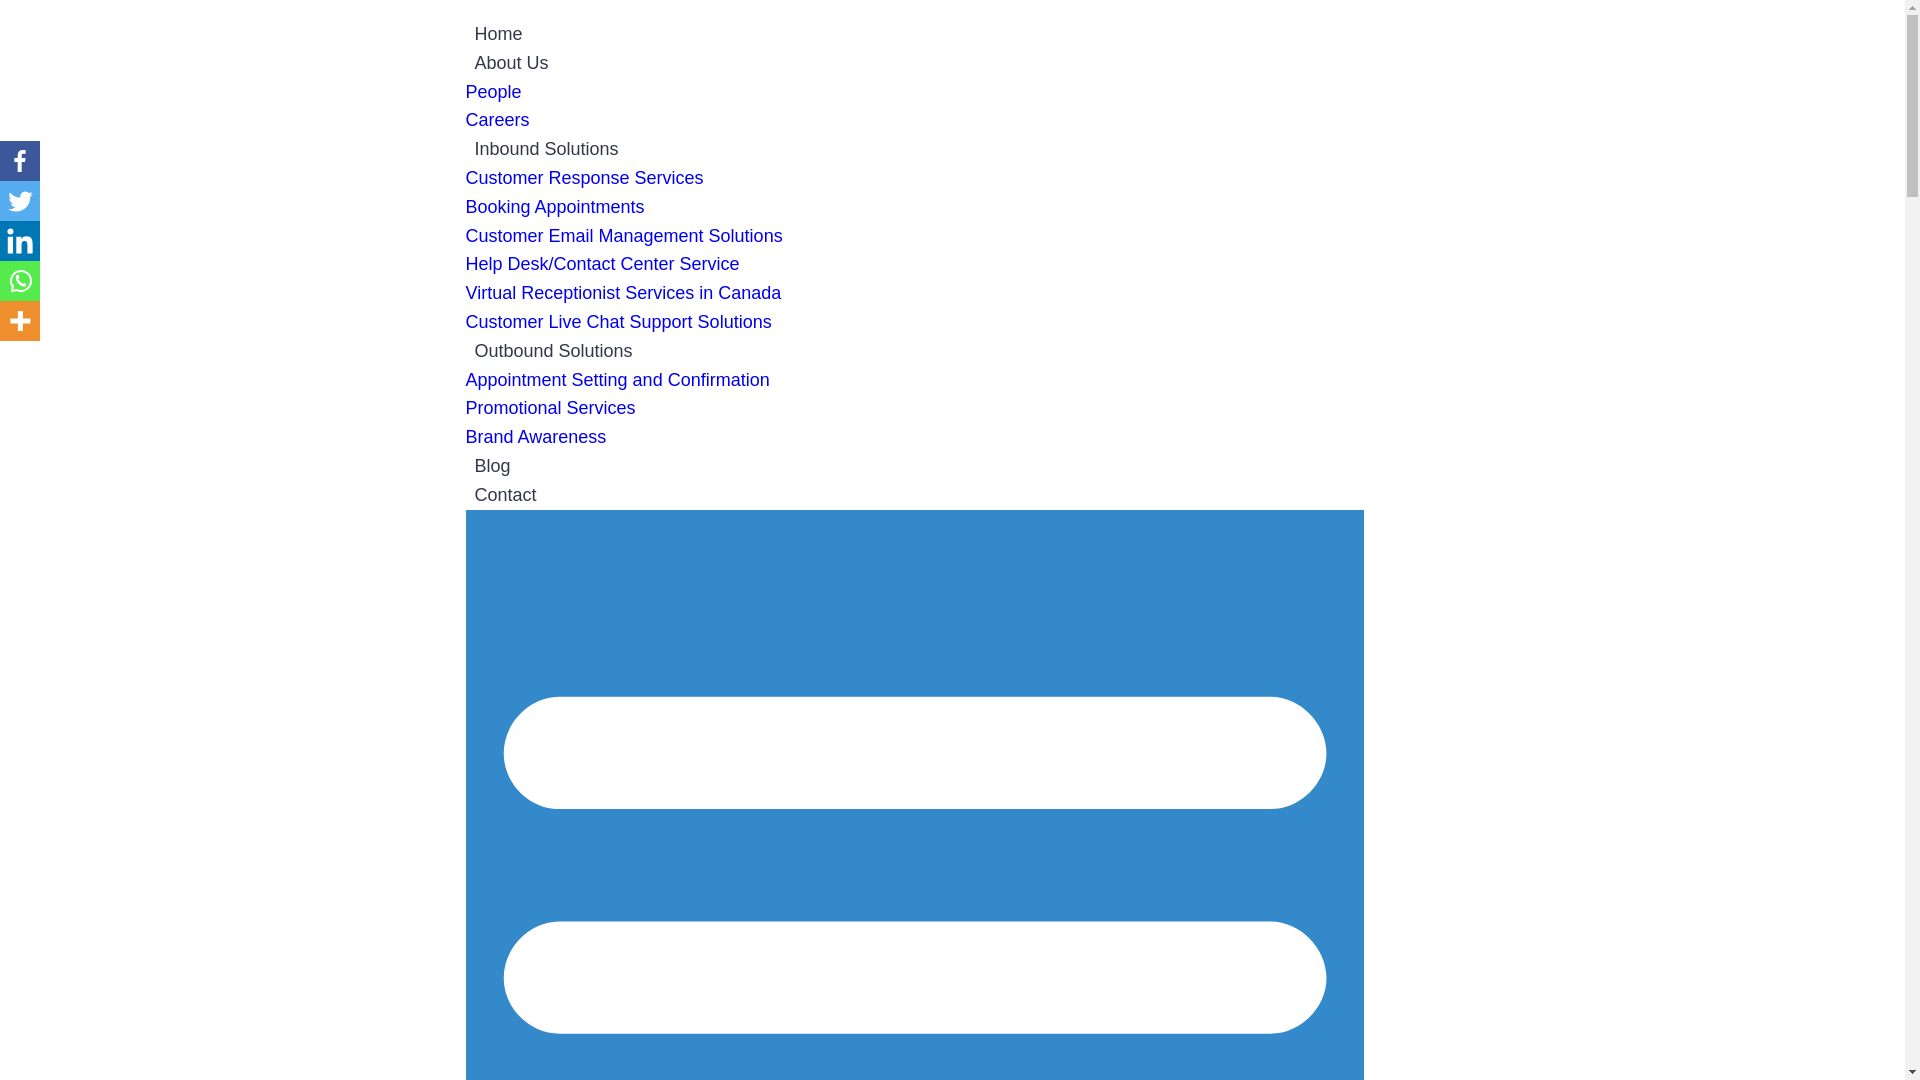 This screenshot has height=1080, width=1920. Describe the element at coordinates (464, 34) in the screenshot. I see `'Home'` at that location.